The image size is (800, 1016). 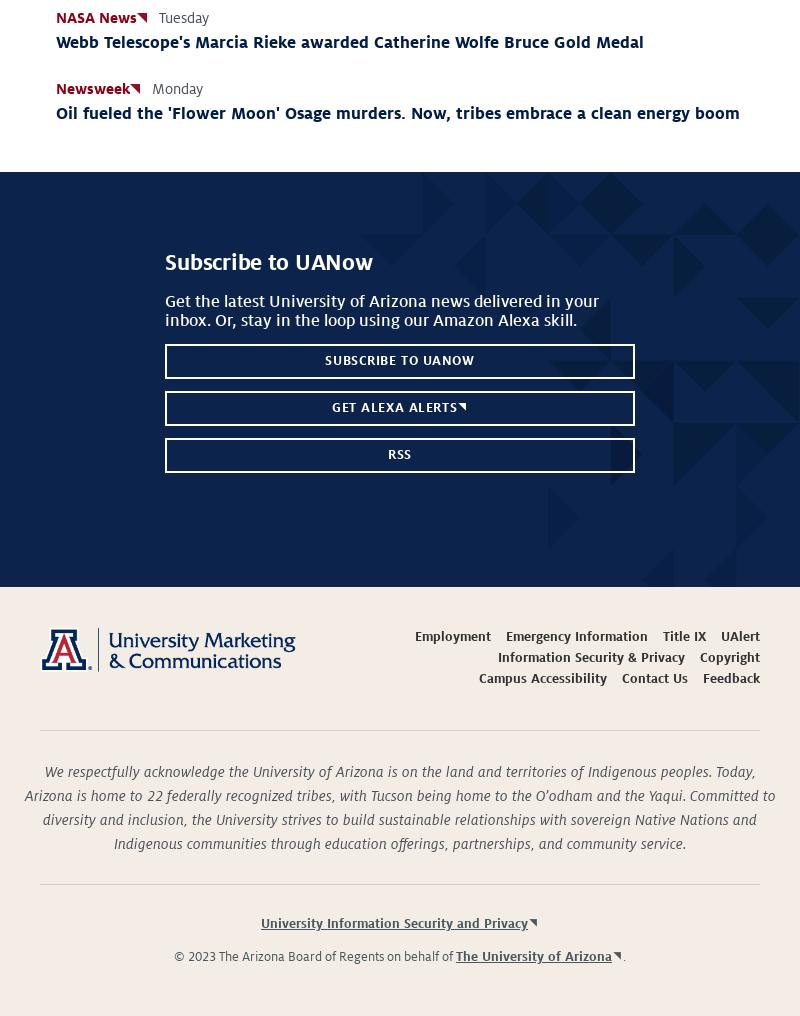 I want to click on 'We respectfully acknowledge the University of Arizona is on the land and territories of Indigenous peoples. Today, Arizona is home to 22 federally recognized tribes, with Tucson being home to the O’odham and the Yaqui. Committed to diversity and inclusion, the University strives to build sustainable relationships with sovereign Native Nations and Indigenous communities through education offerings, partnerships, and community service.', so click(x=398, y=807).